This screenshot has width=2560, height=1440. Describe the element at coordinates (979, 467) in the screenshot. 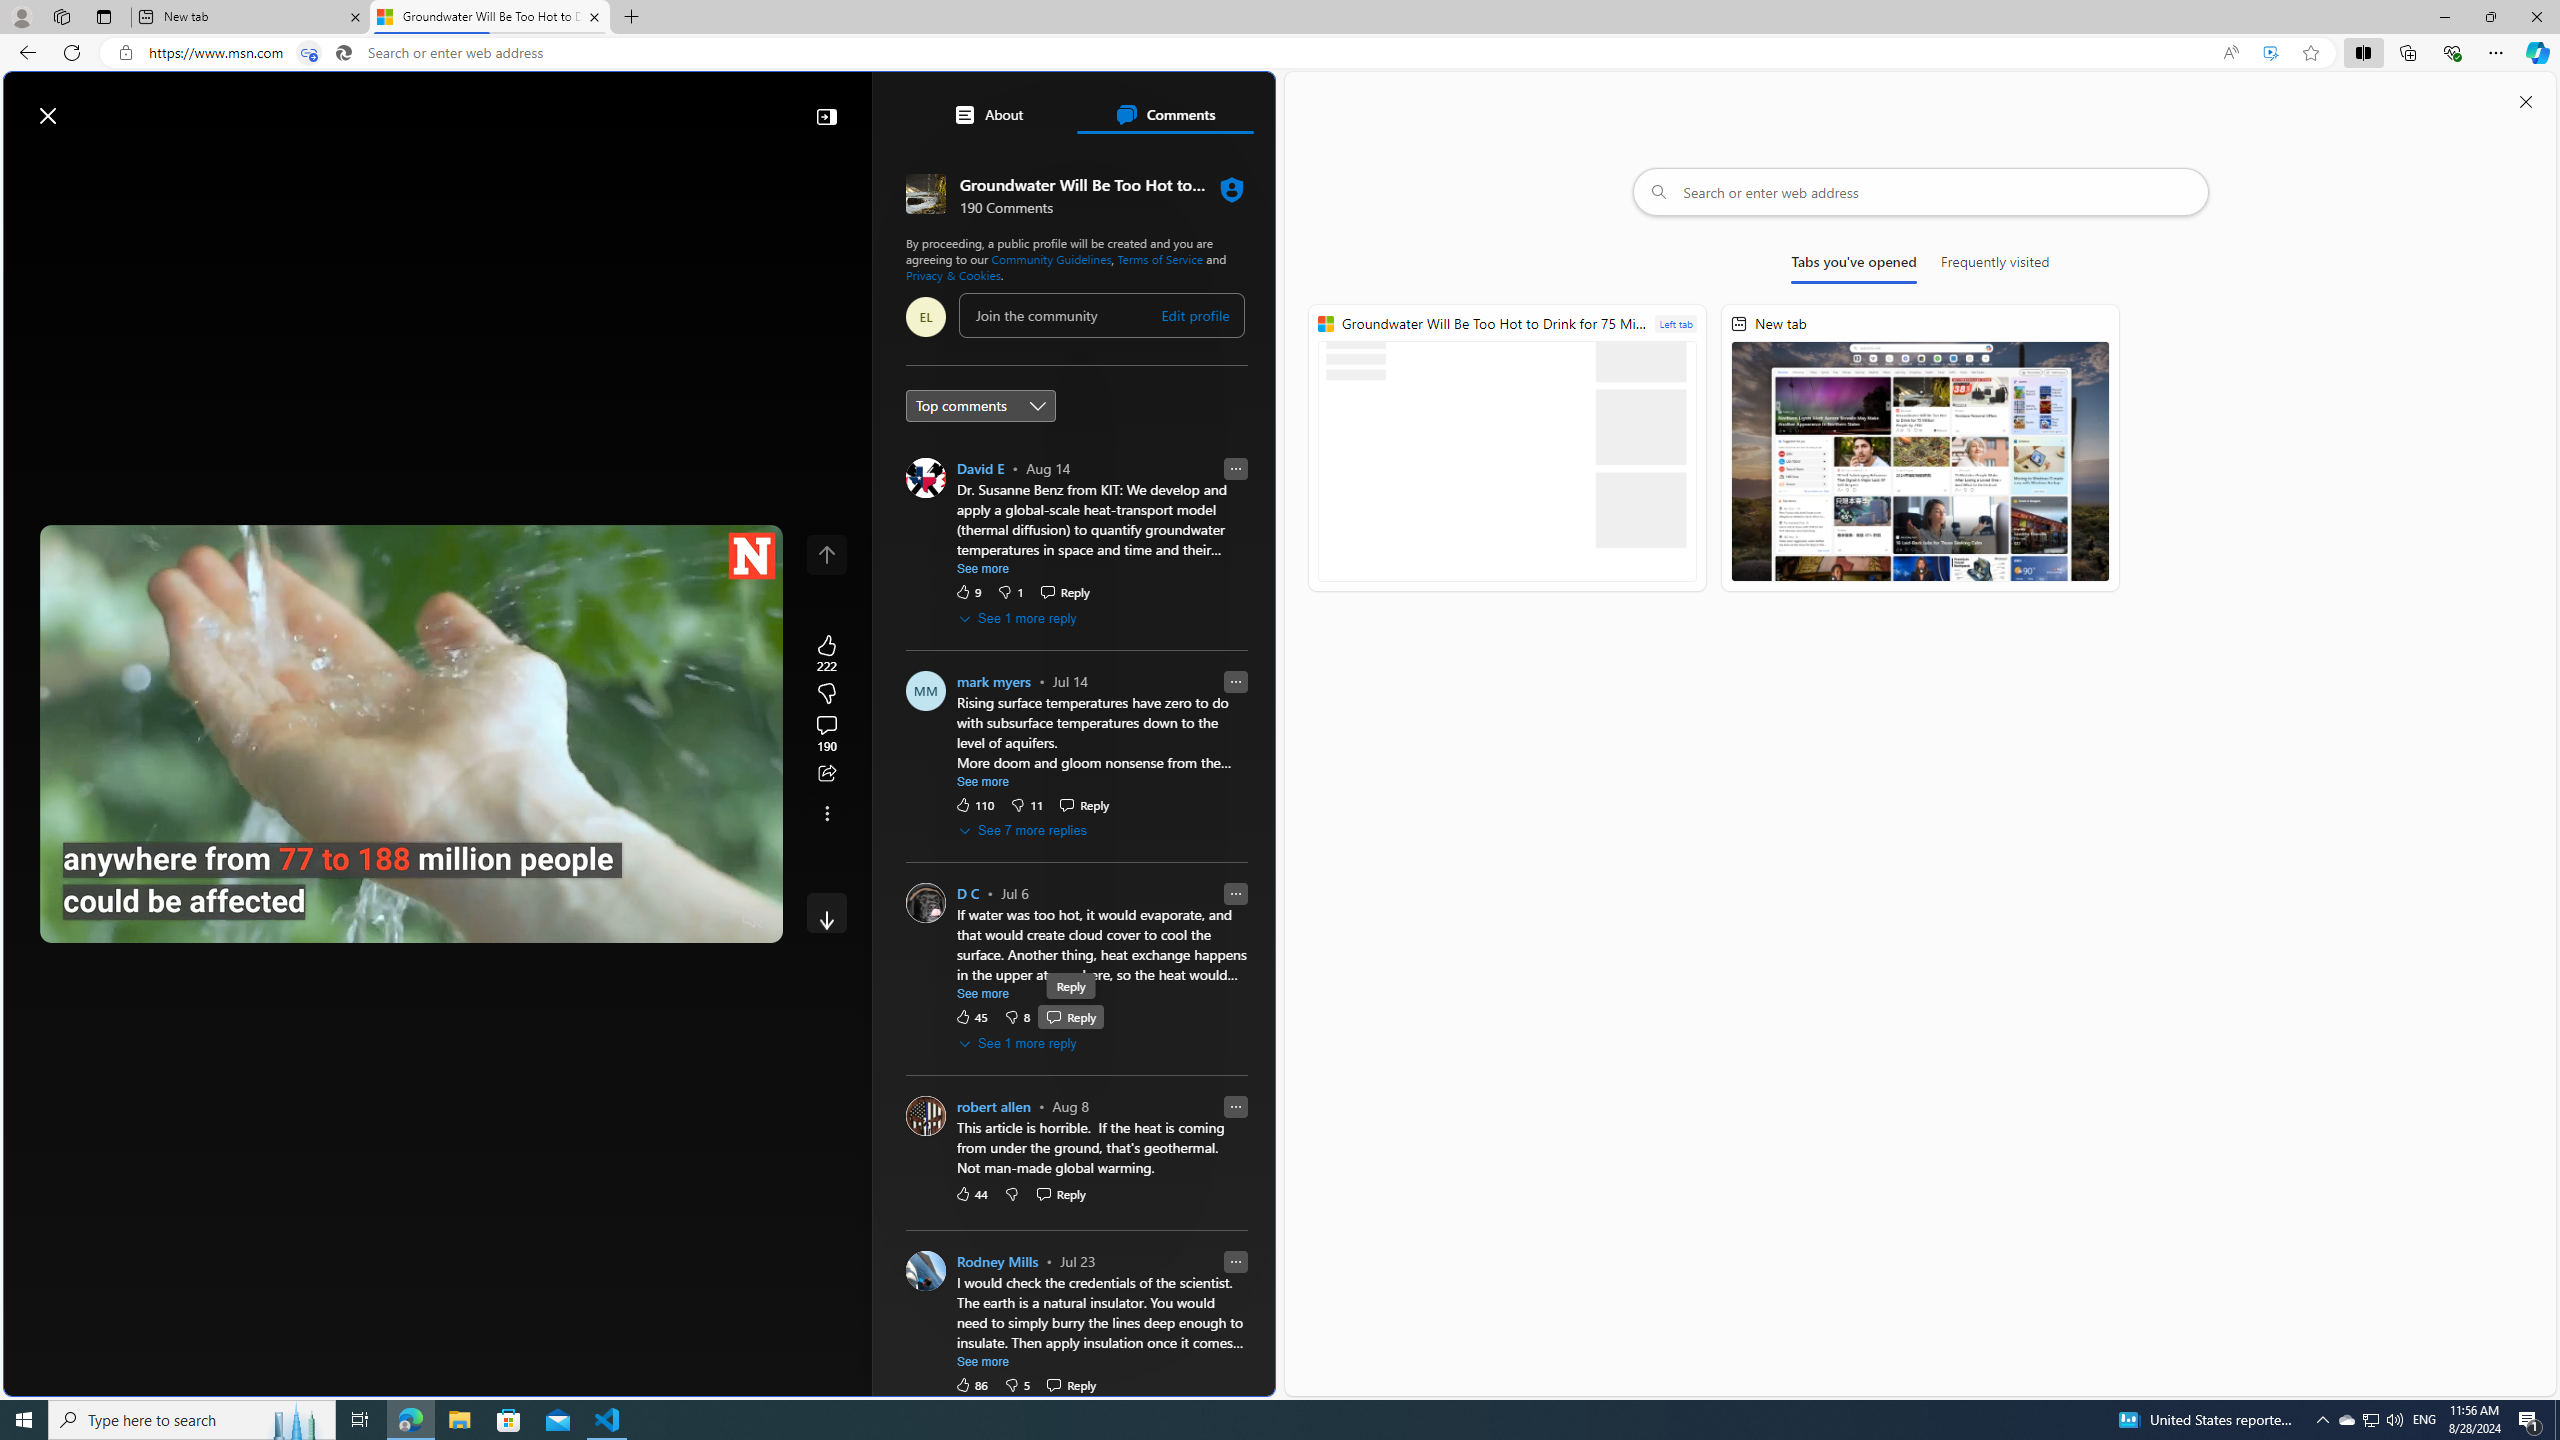

I see `'David E'` at that location.